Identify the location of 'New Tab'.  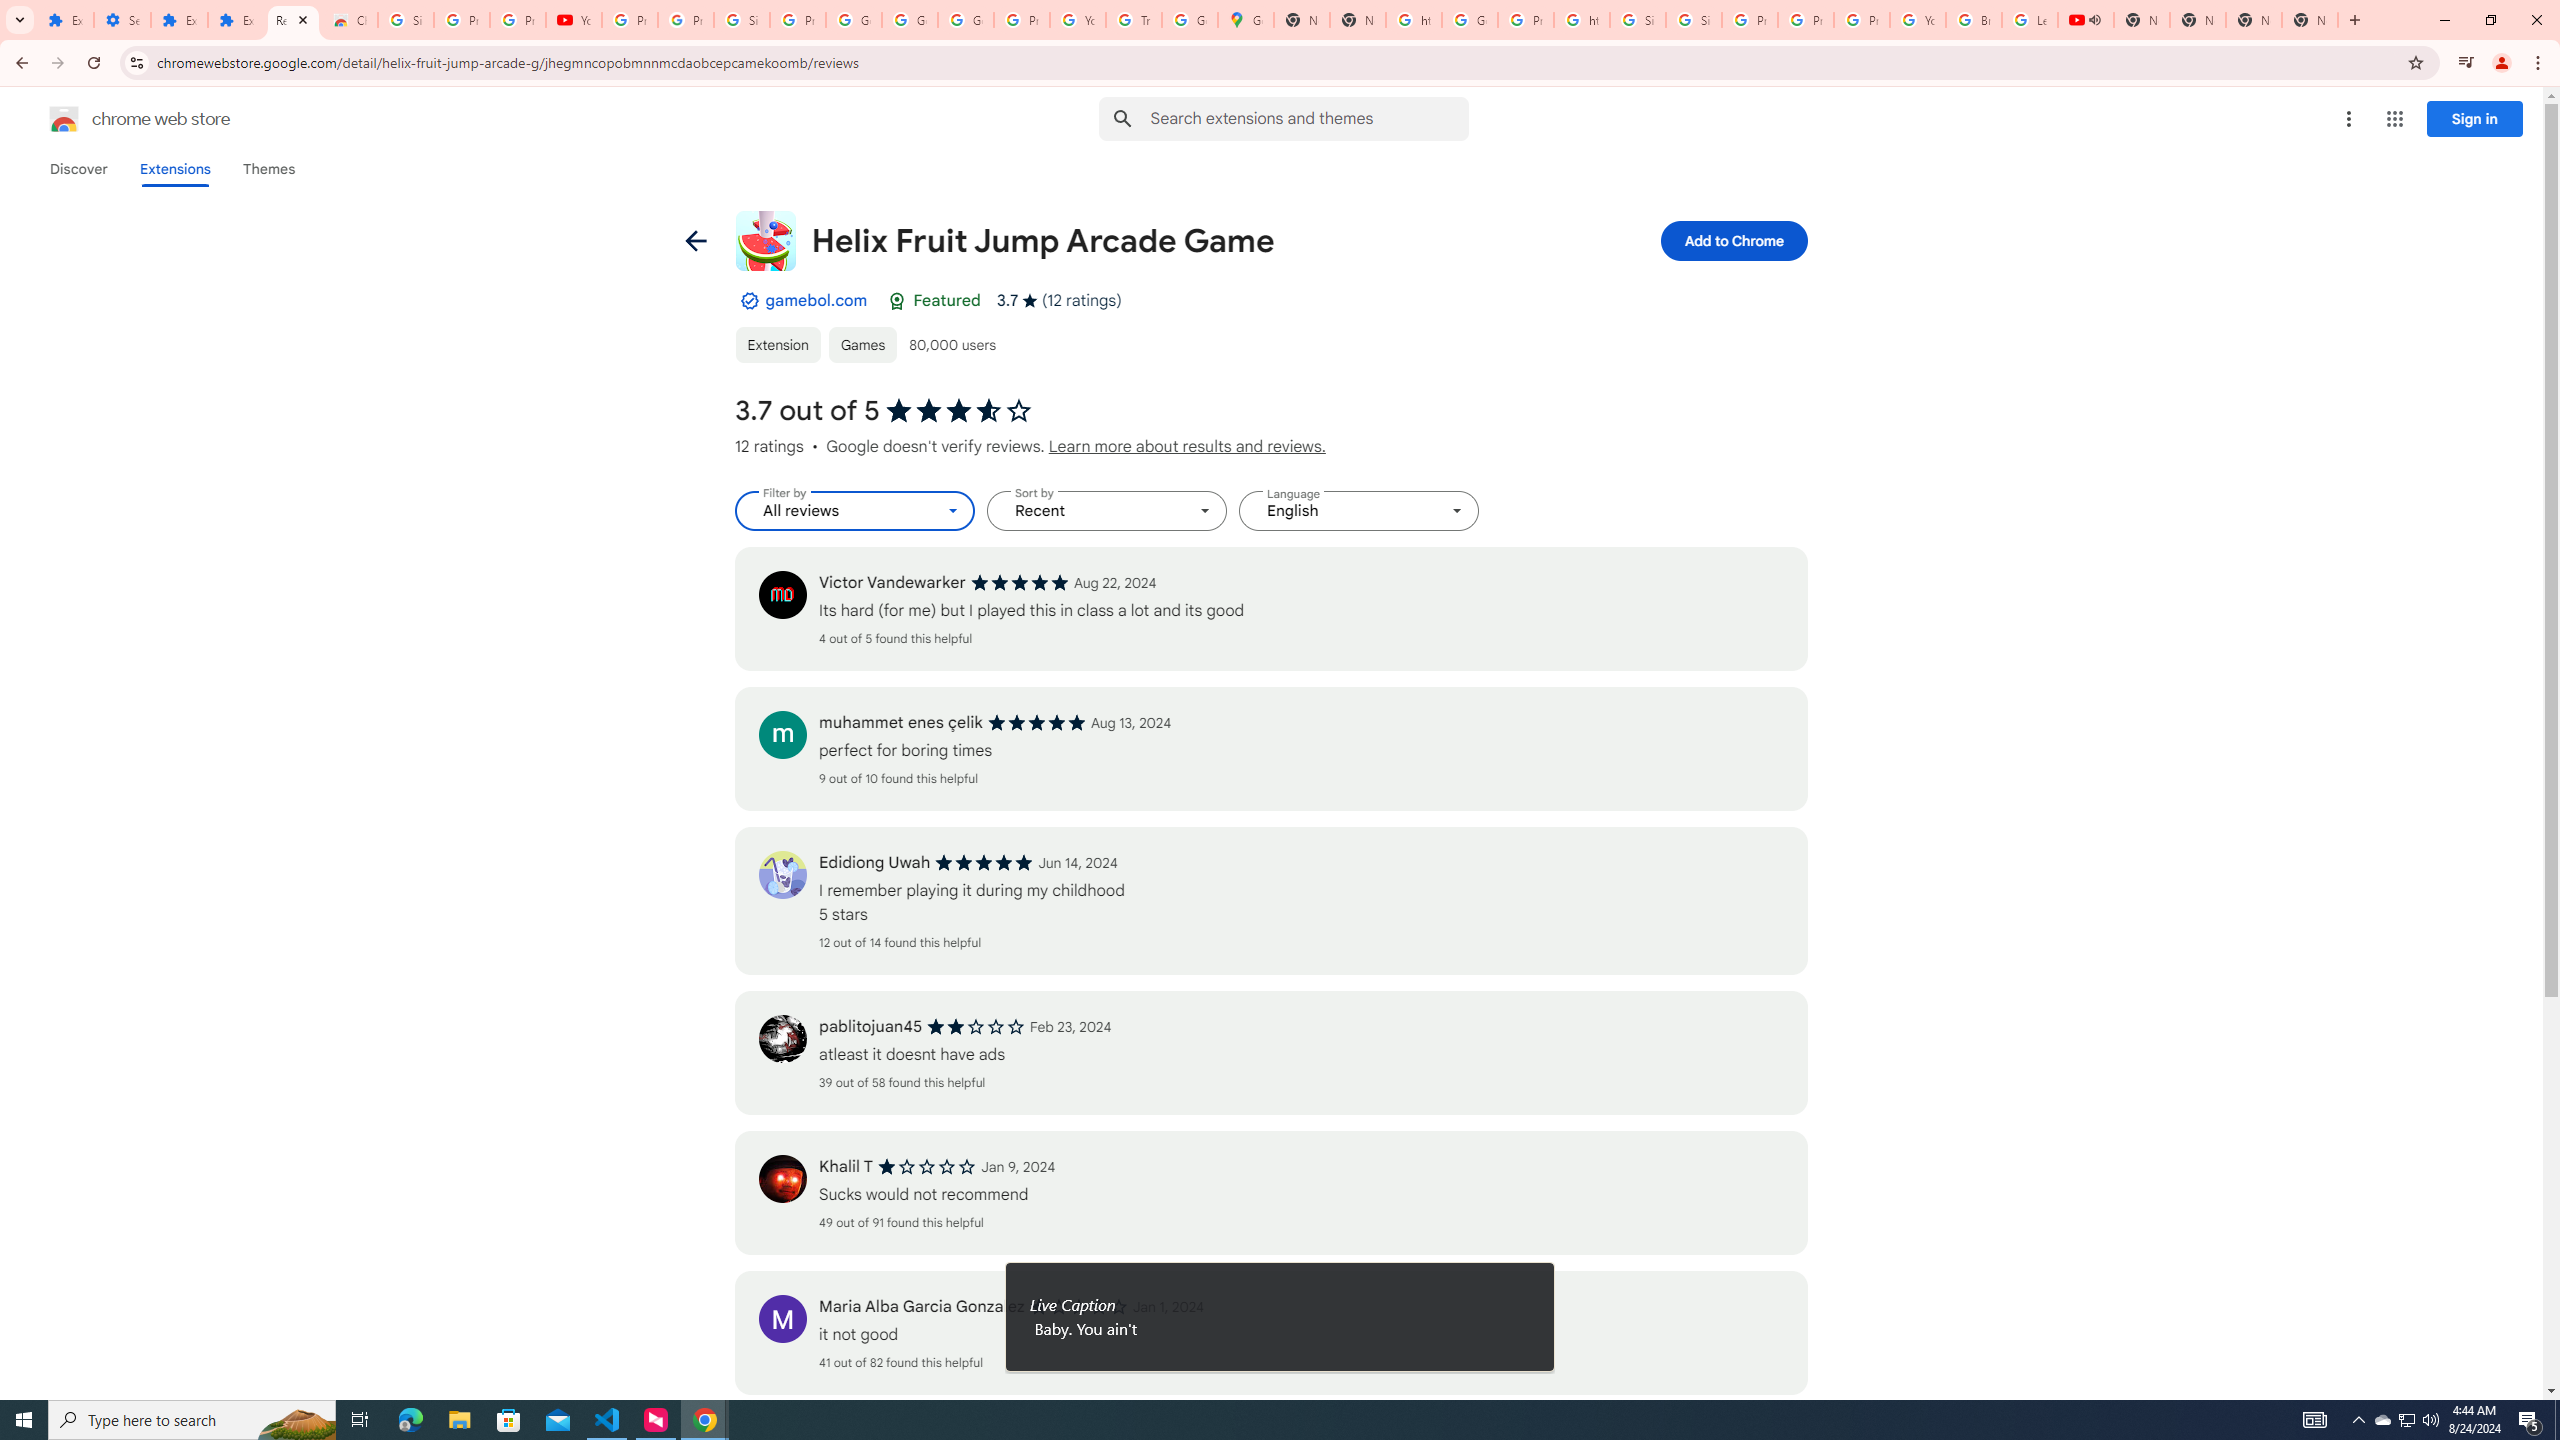
(2254, 19).